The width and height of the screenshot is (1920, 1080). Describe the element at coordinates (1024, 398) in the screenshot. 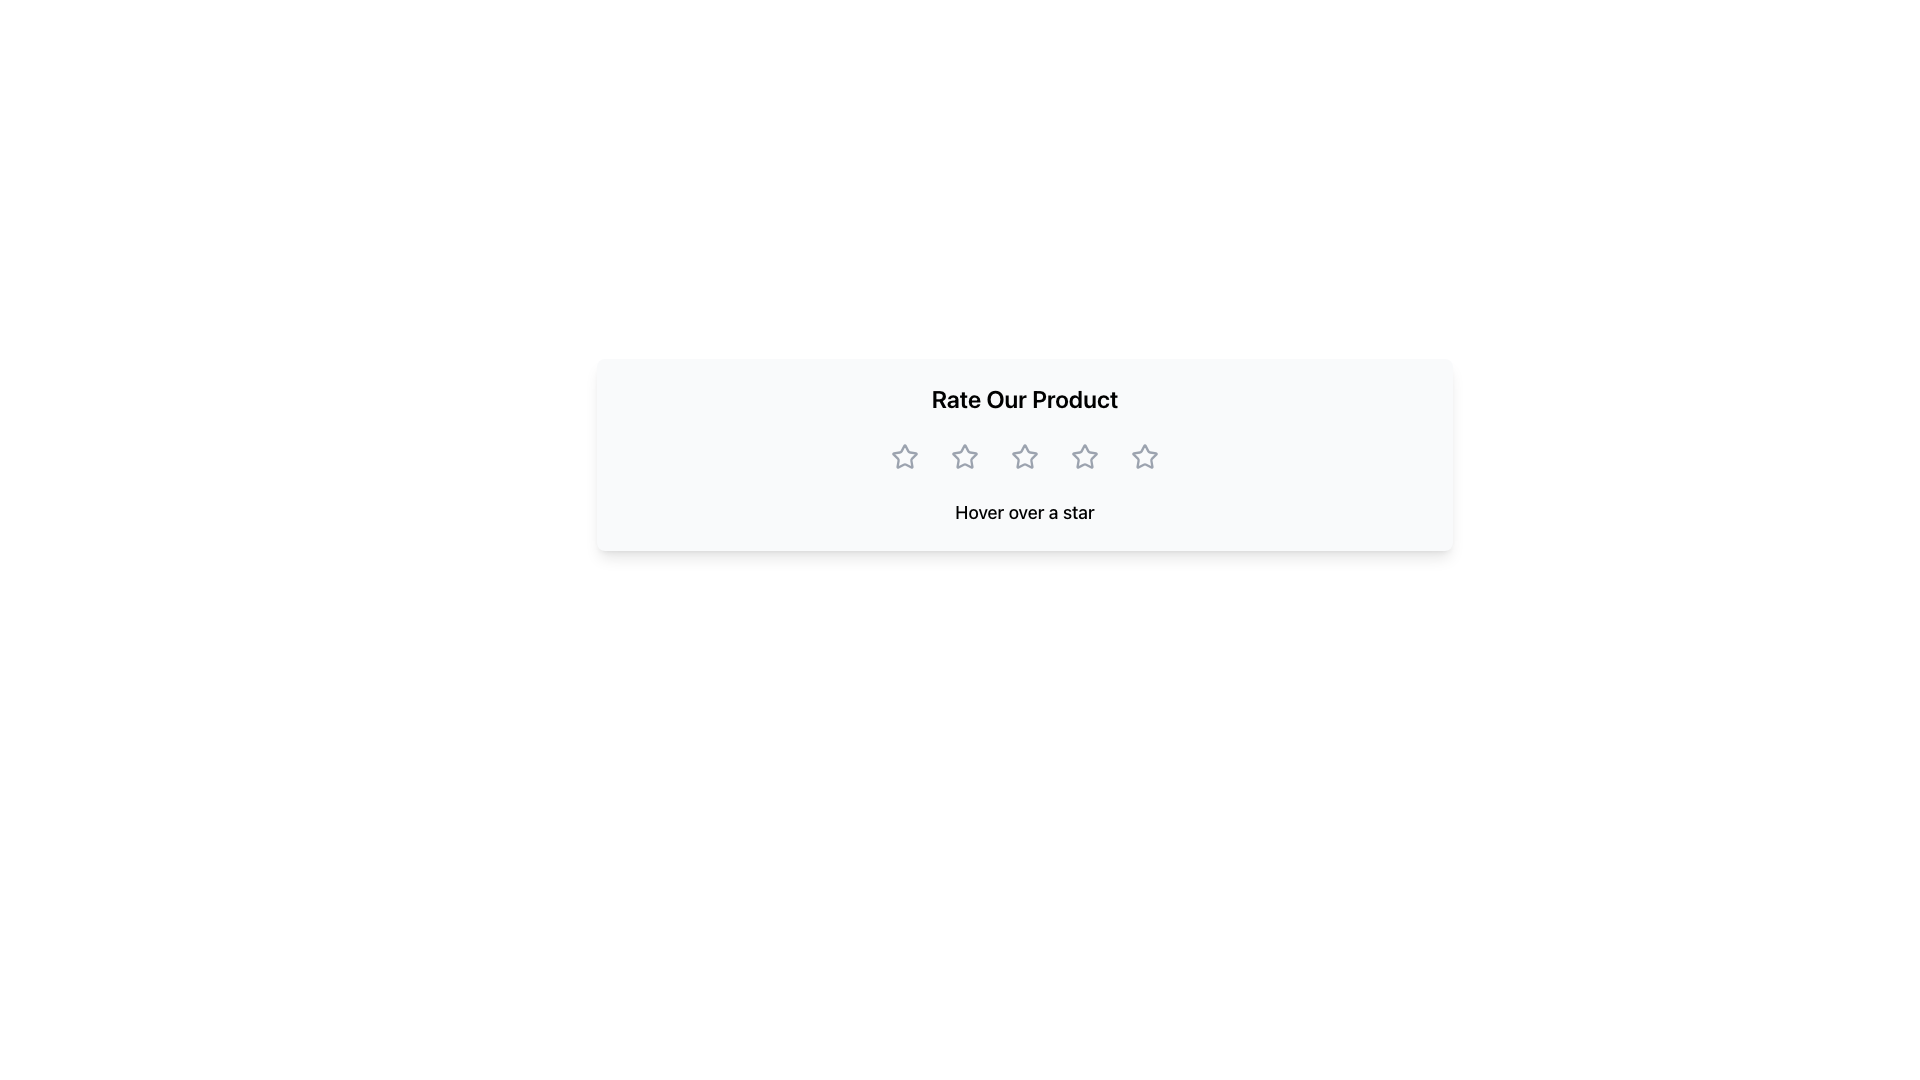

I see `the heading text element that invites users to rate the product, located at the top of a centered white box` at that location.